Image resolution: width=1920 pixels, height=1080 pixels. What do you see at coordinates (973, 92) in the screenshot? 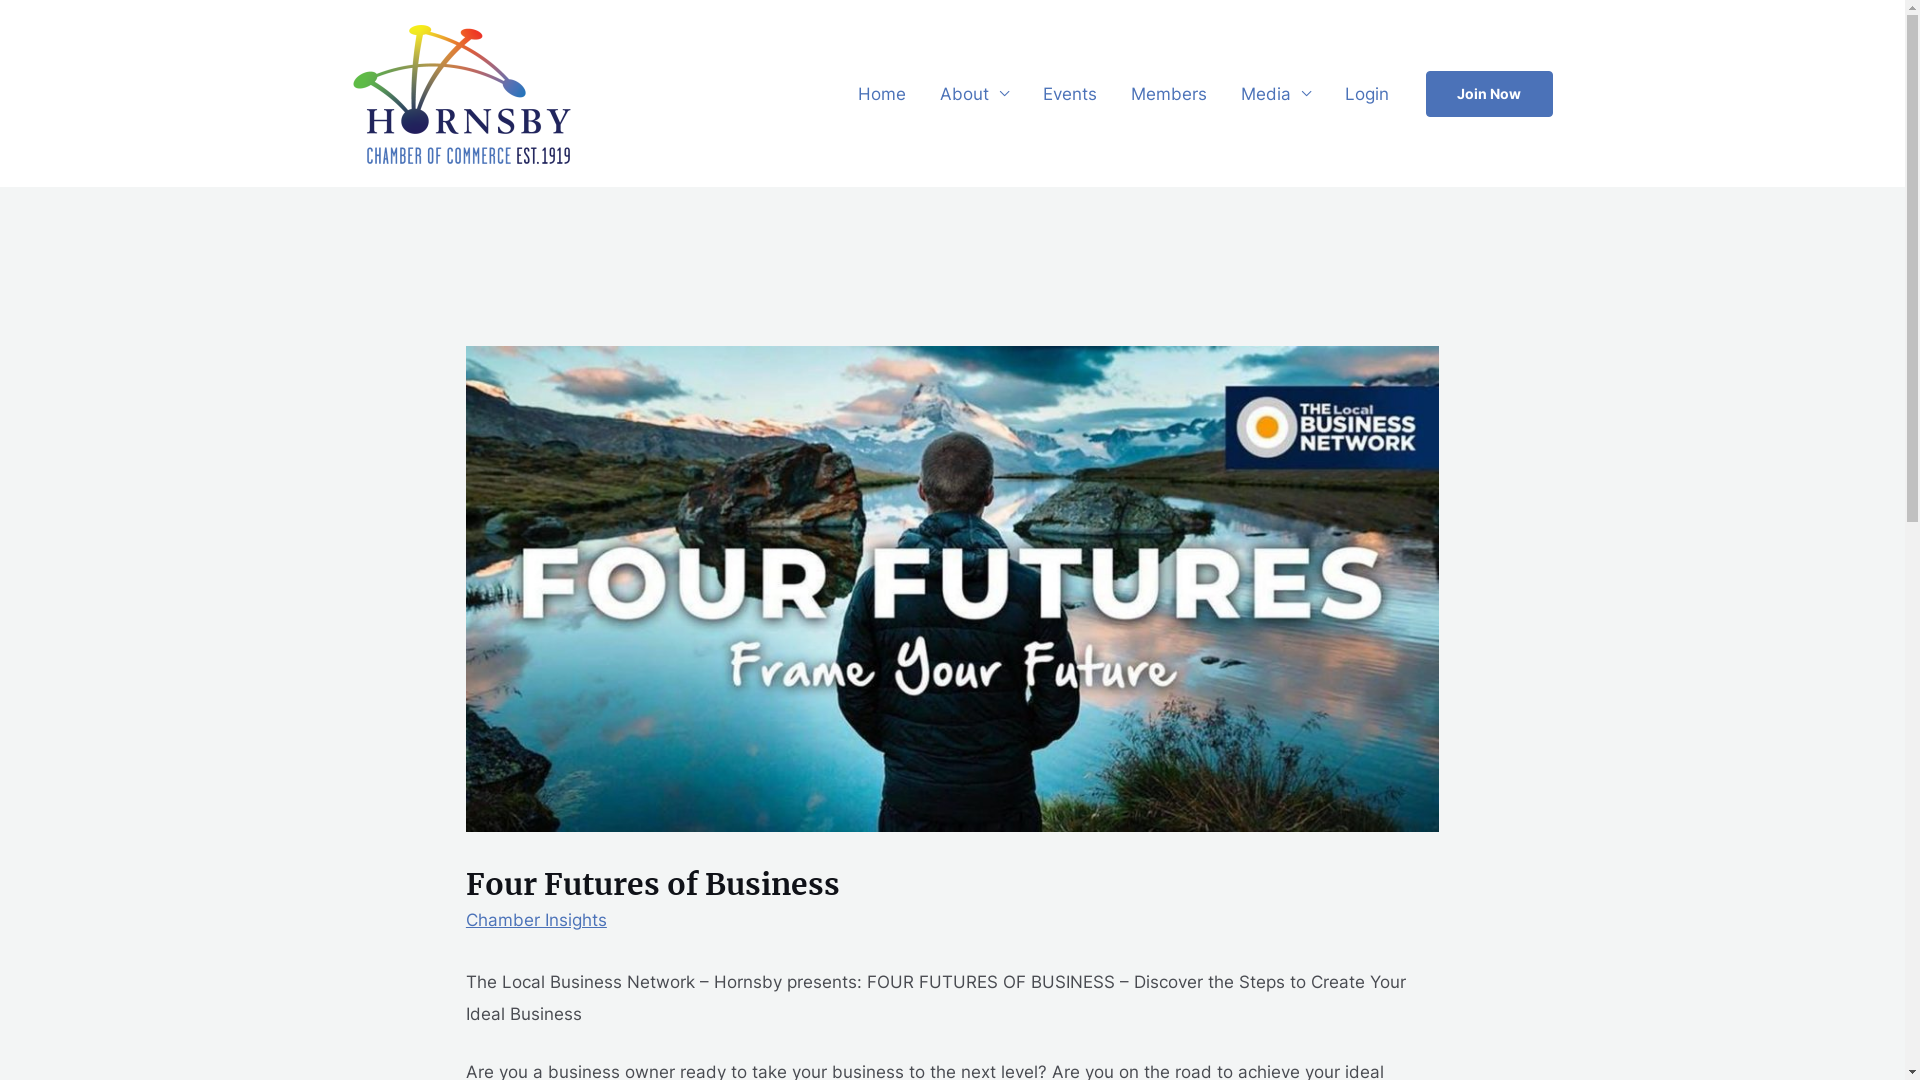
I see `'About'` at bounding box center [973, 92].